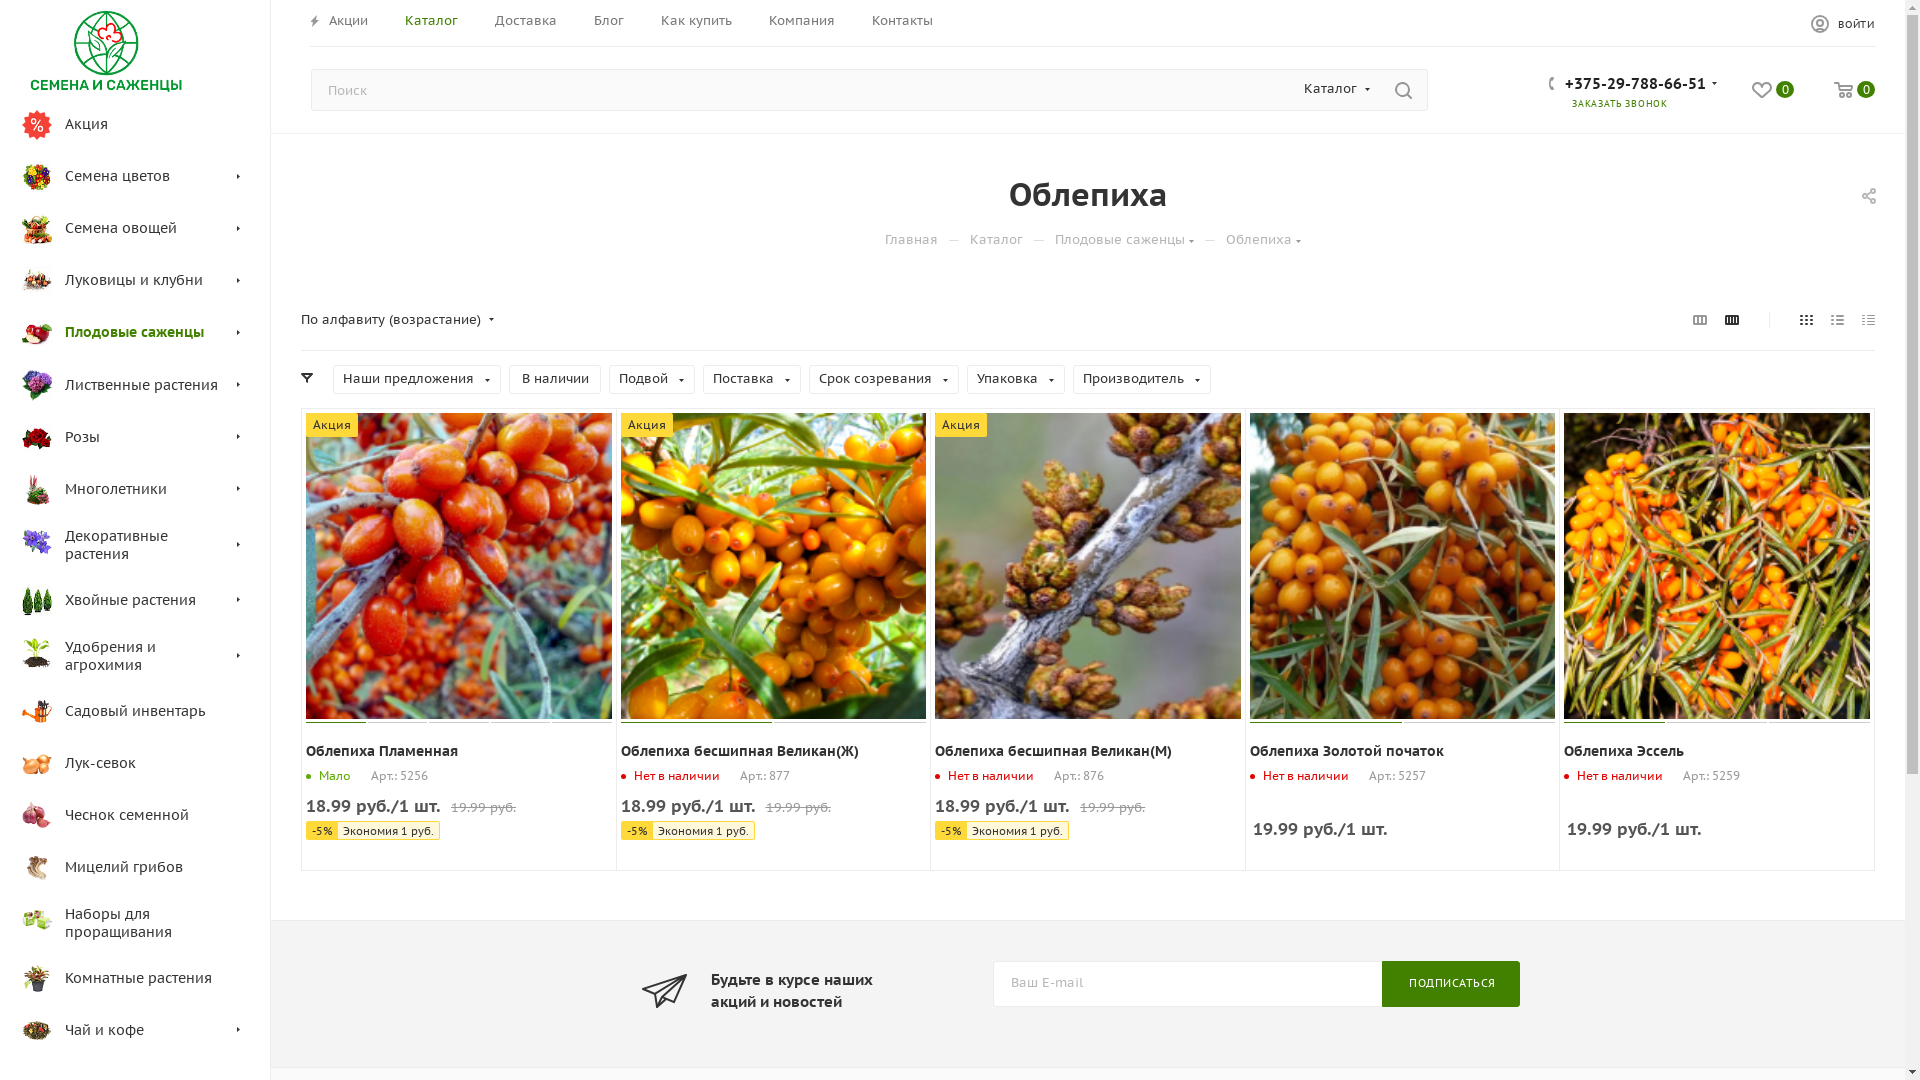 The image size is (1920, 1080). Describe the element at coordinates (1853, 92) in the screenshot. I see `'0'` at that location.